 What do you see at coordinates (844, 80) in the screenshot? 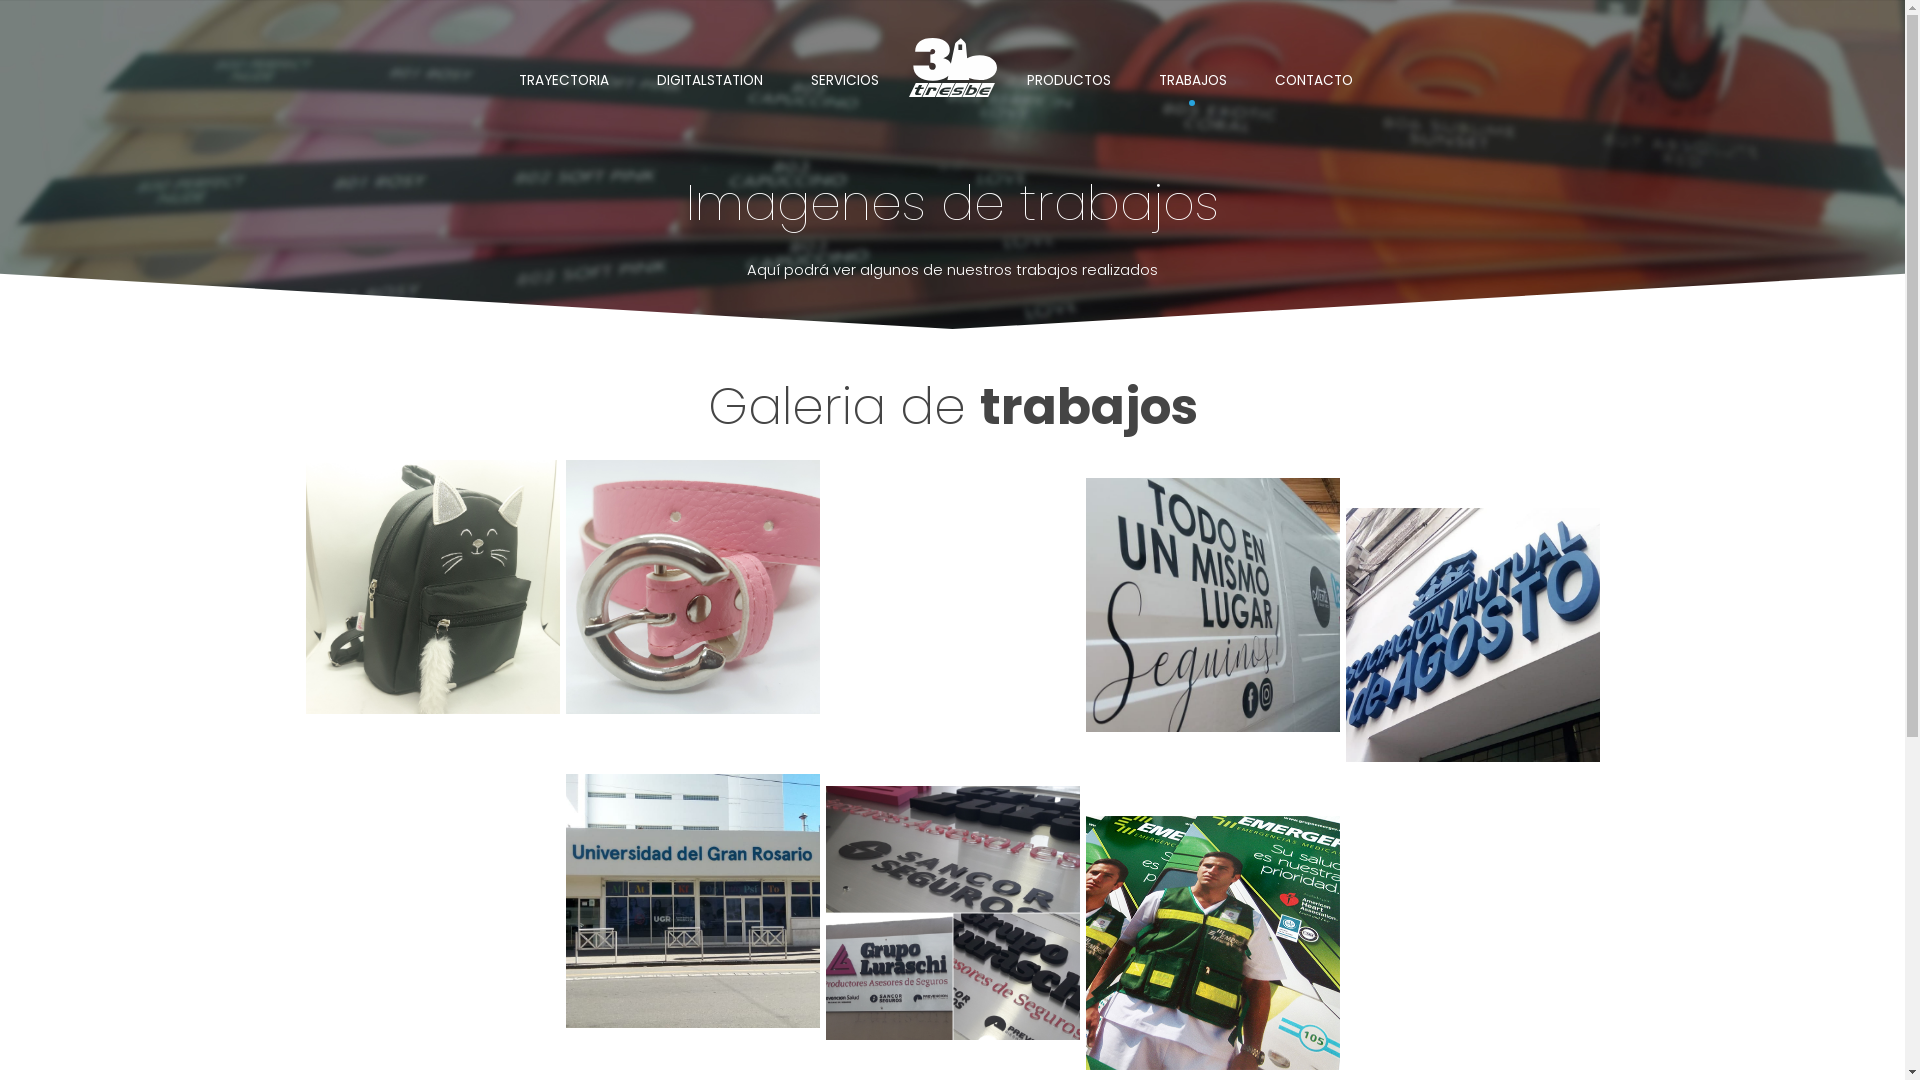
I see `'SERVICIOS'` at bounding box center [844, 80].